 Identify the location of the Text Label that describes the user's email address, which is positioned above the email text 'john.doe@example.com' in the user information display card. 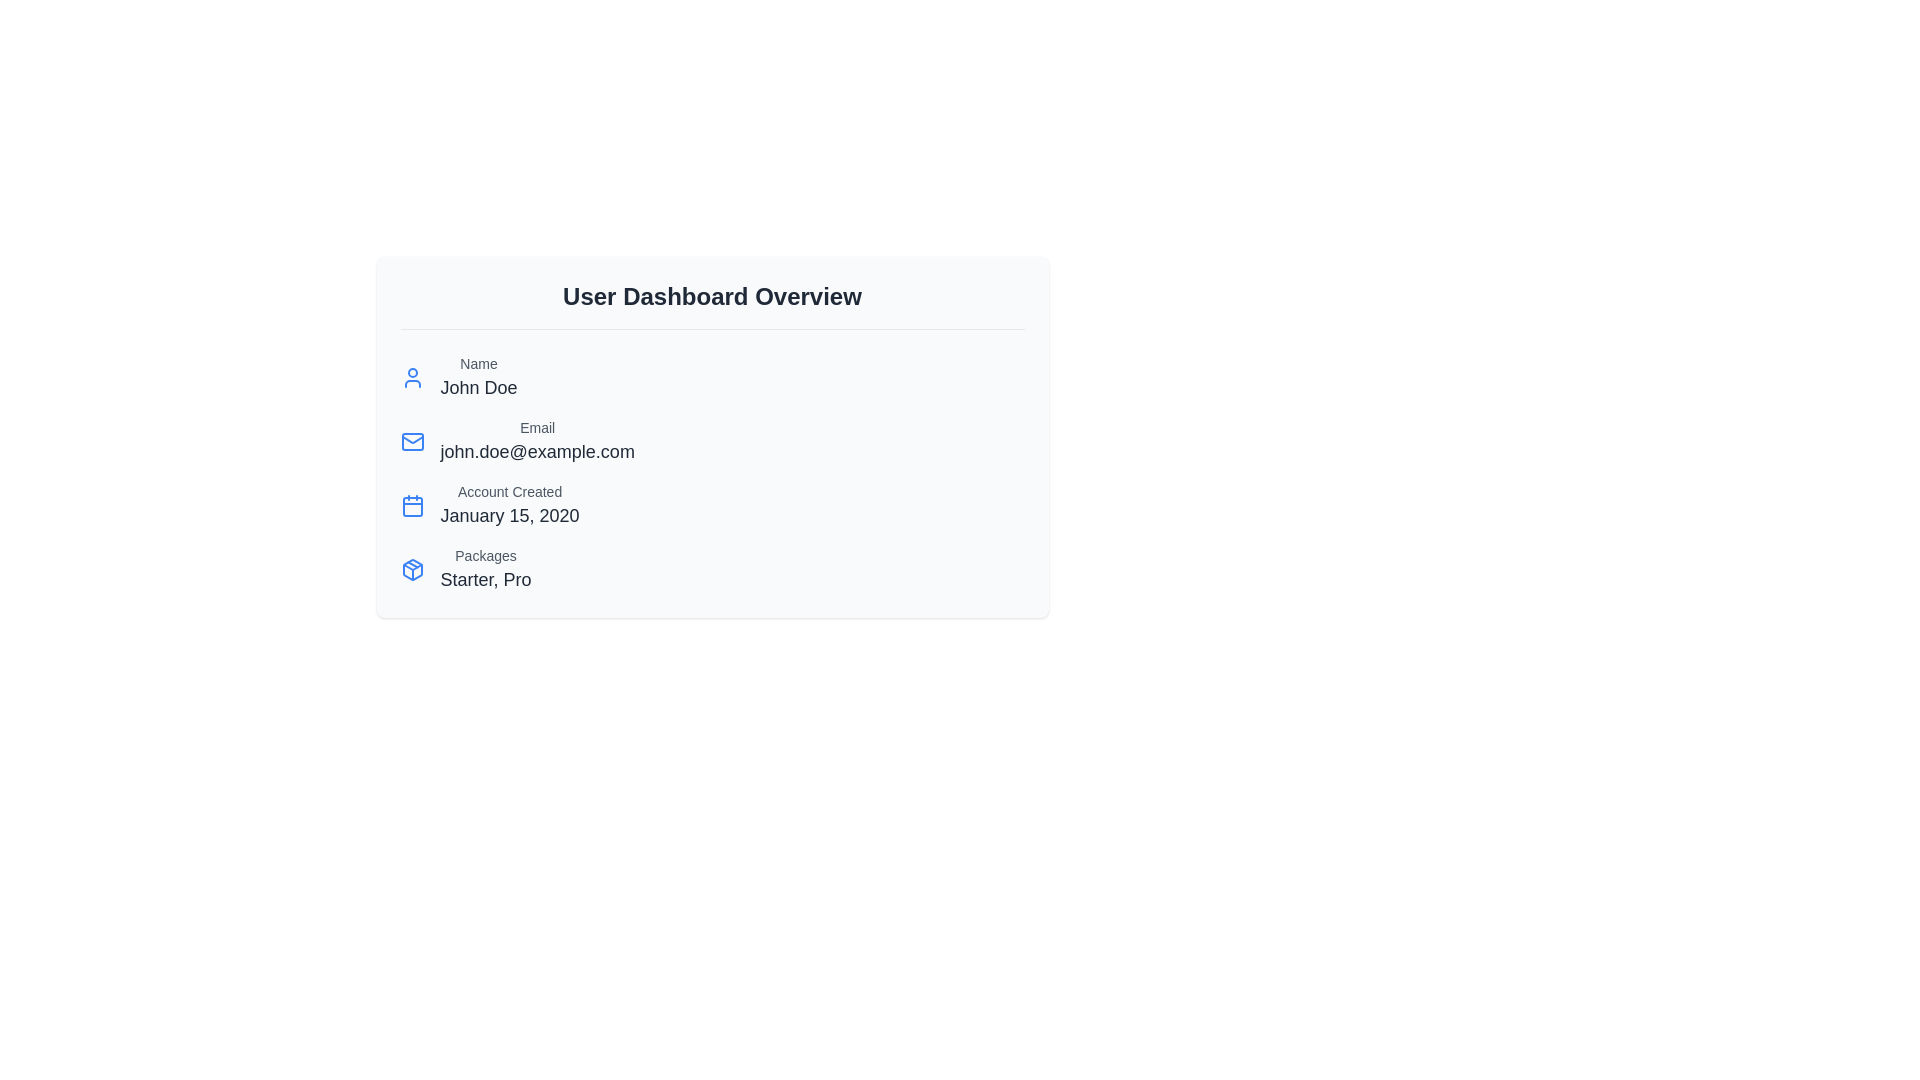
(537, 427).